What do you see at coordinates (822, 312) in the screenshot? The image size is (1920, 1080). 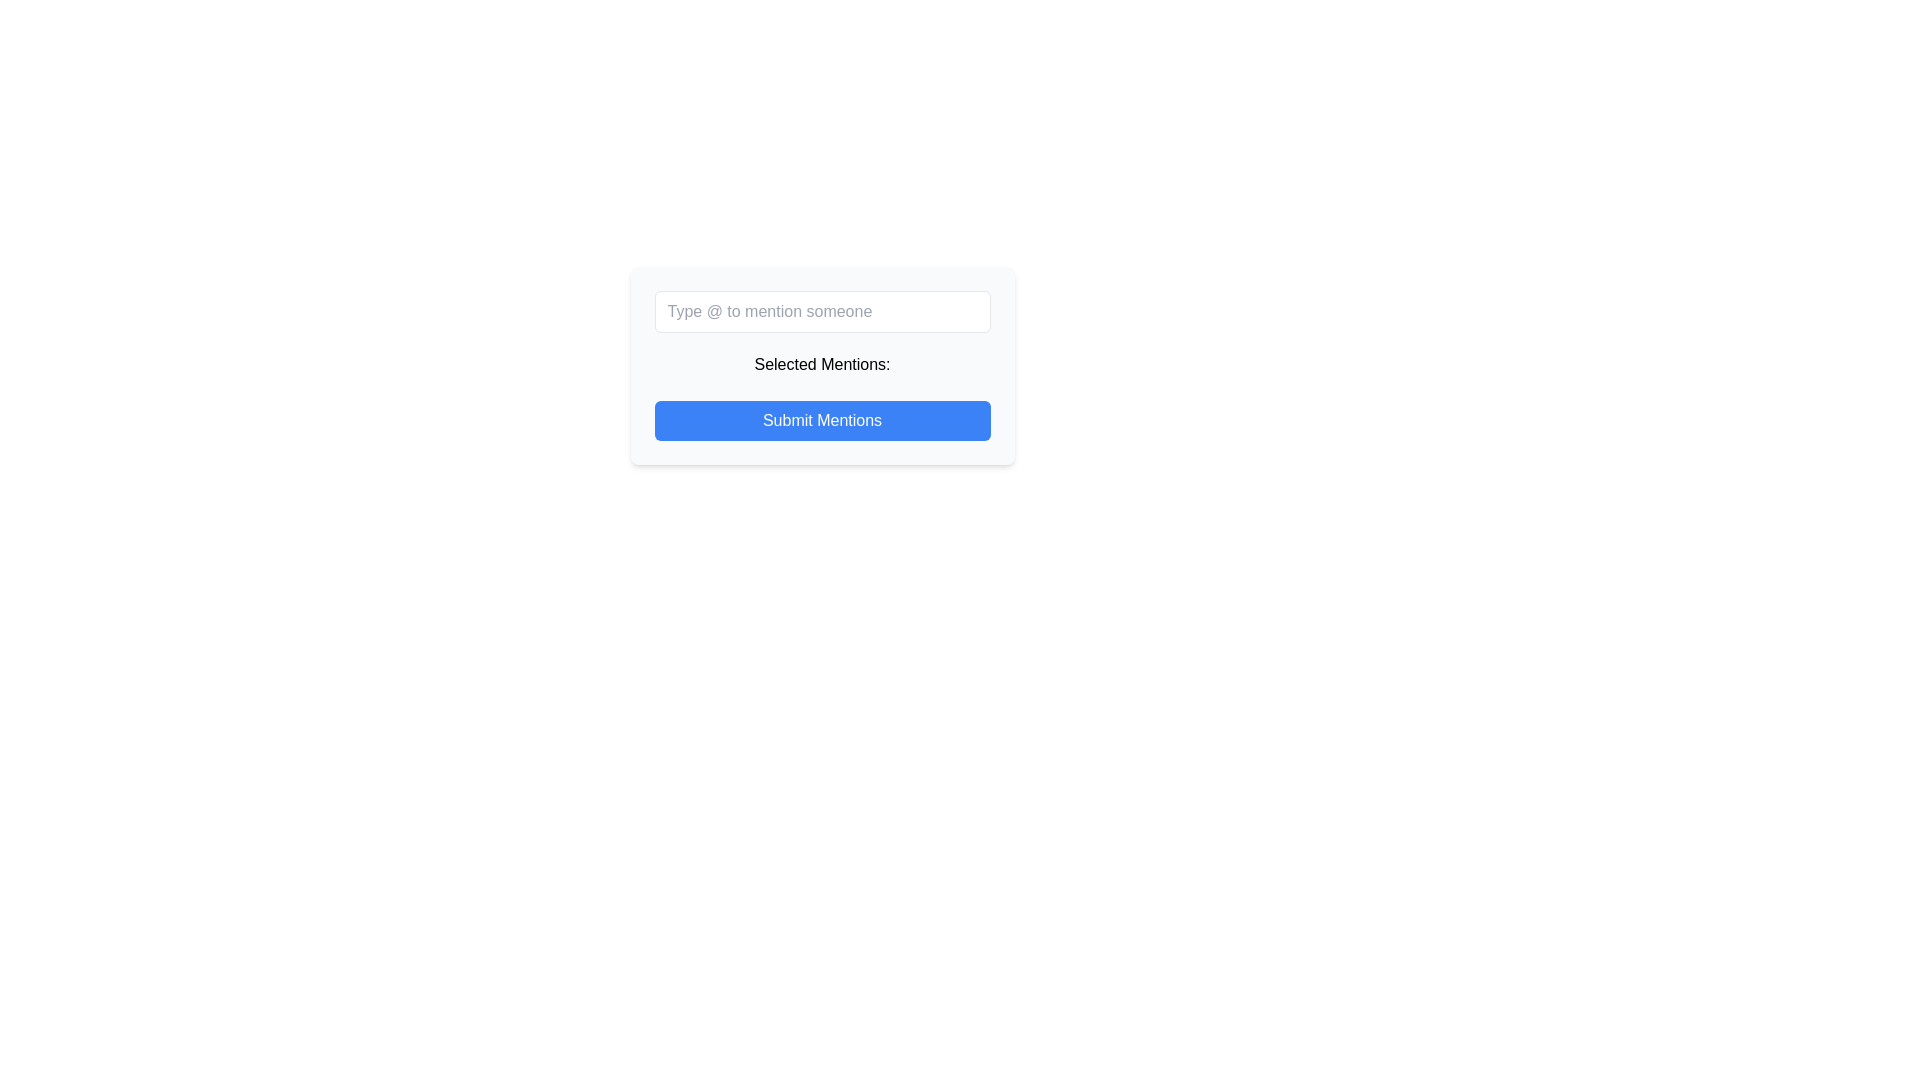 I see `the text input field that allows users to type mentions, located above 'Selected Mentions:' and the 'Submit Mentions' button` at bounding box center [822, 312].